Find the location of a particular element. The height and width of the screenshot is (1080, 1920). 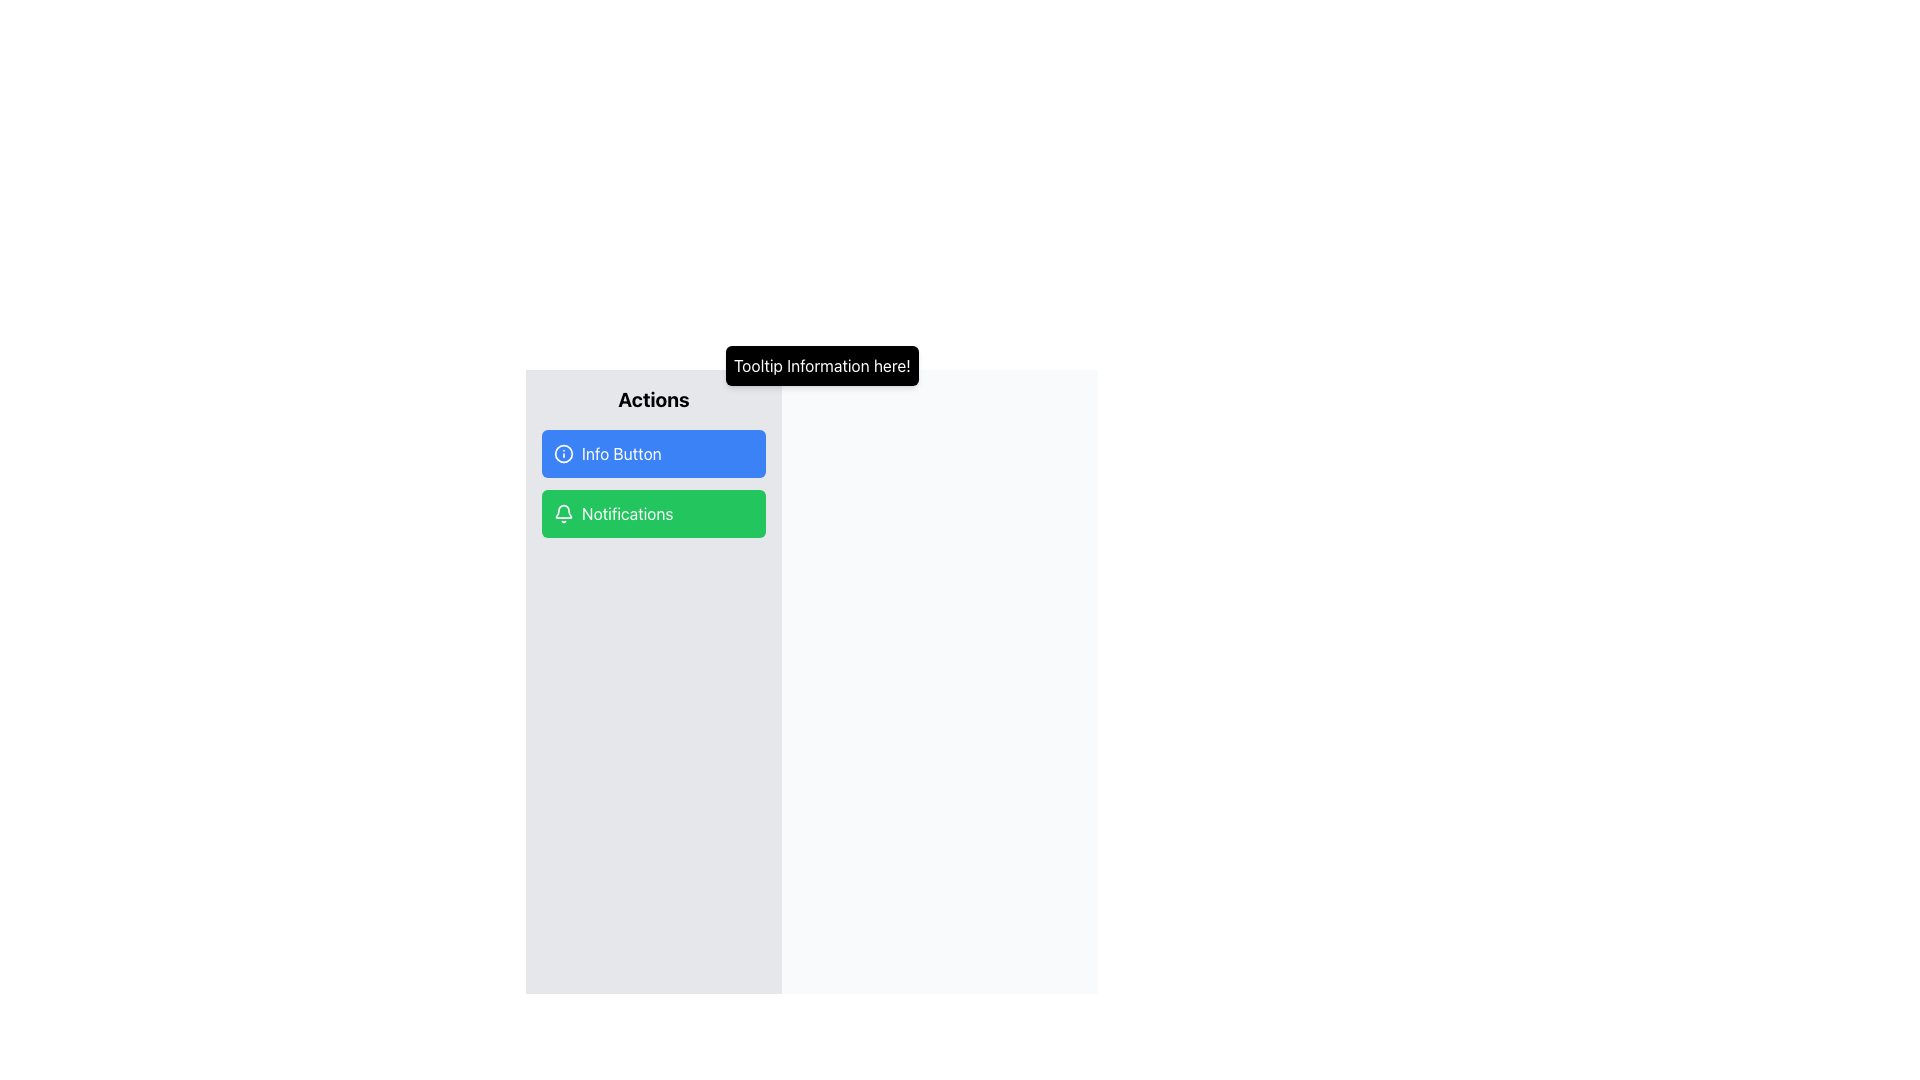

the notification icon located within the green 'Notifications' button under the blue 'Info Button' is located at coordinates (563, 512).